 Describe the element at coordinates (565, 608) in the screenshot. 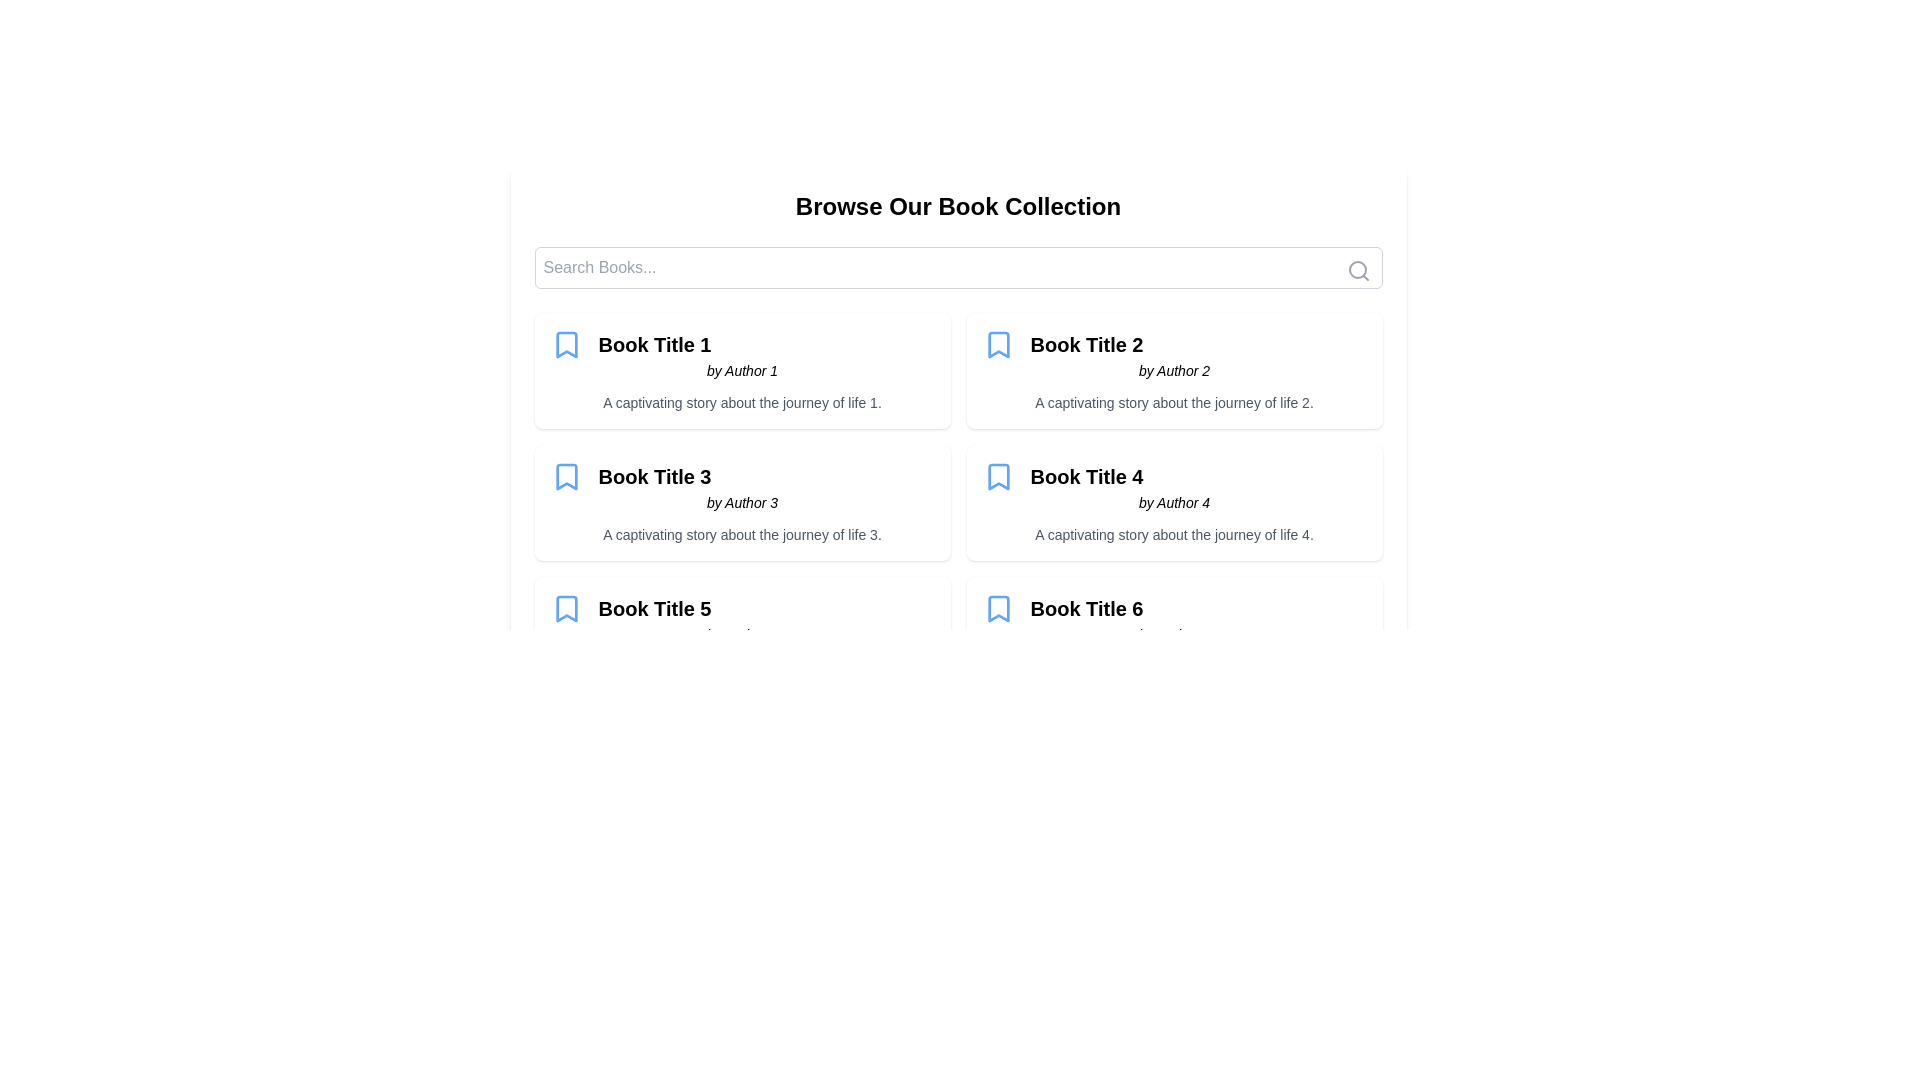

I see `the blue outlined bookmark icon located at the top-left corner of the card for 'Book Title 5'` at that location.